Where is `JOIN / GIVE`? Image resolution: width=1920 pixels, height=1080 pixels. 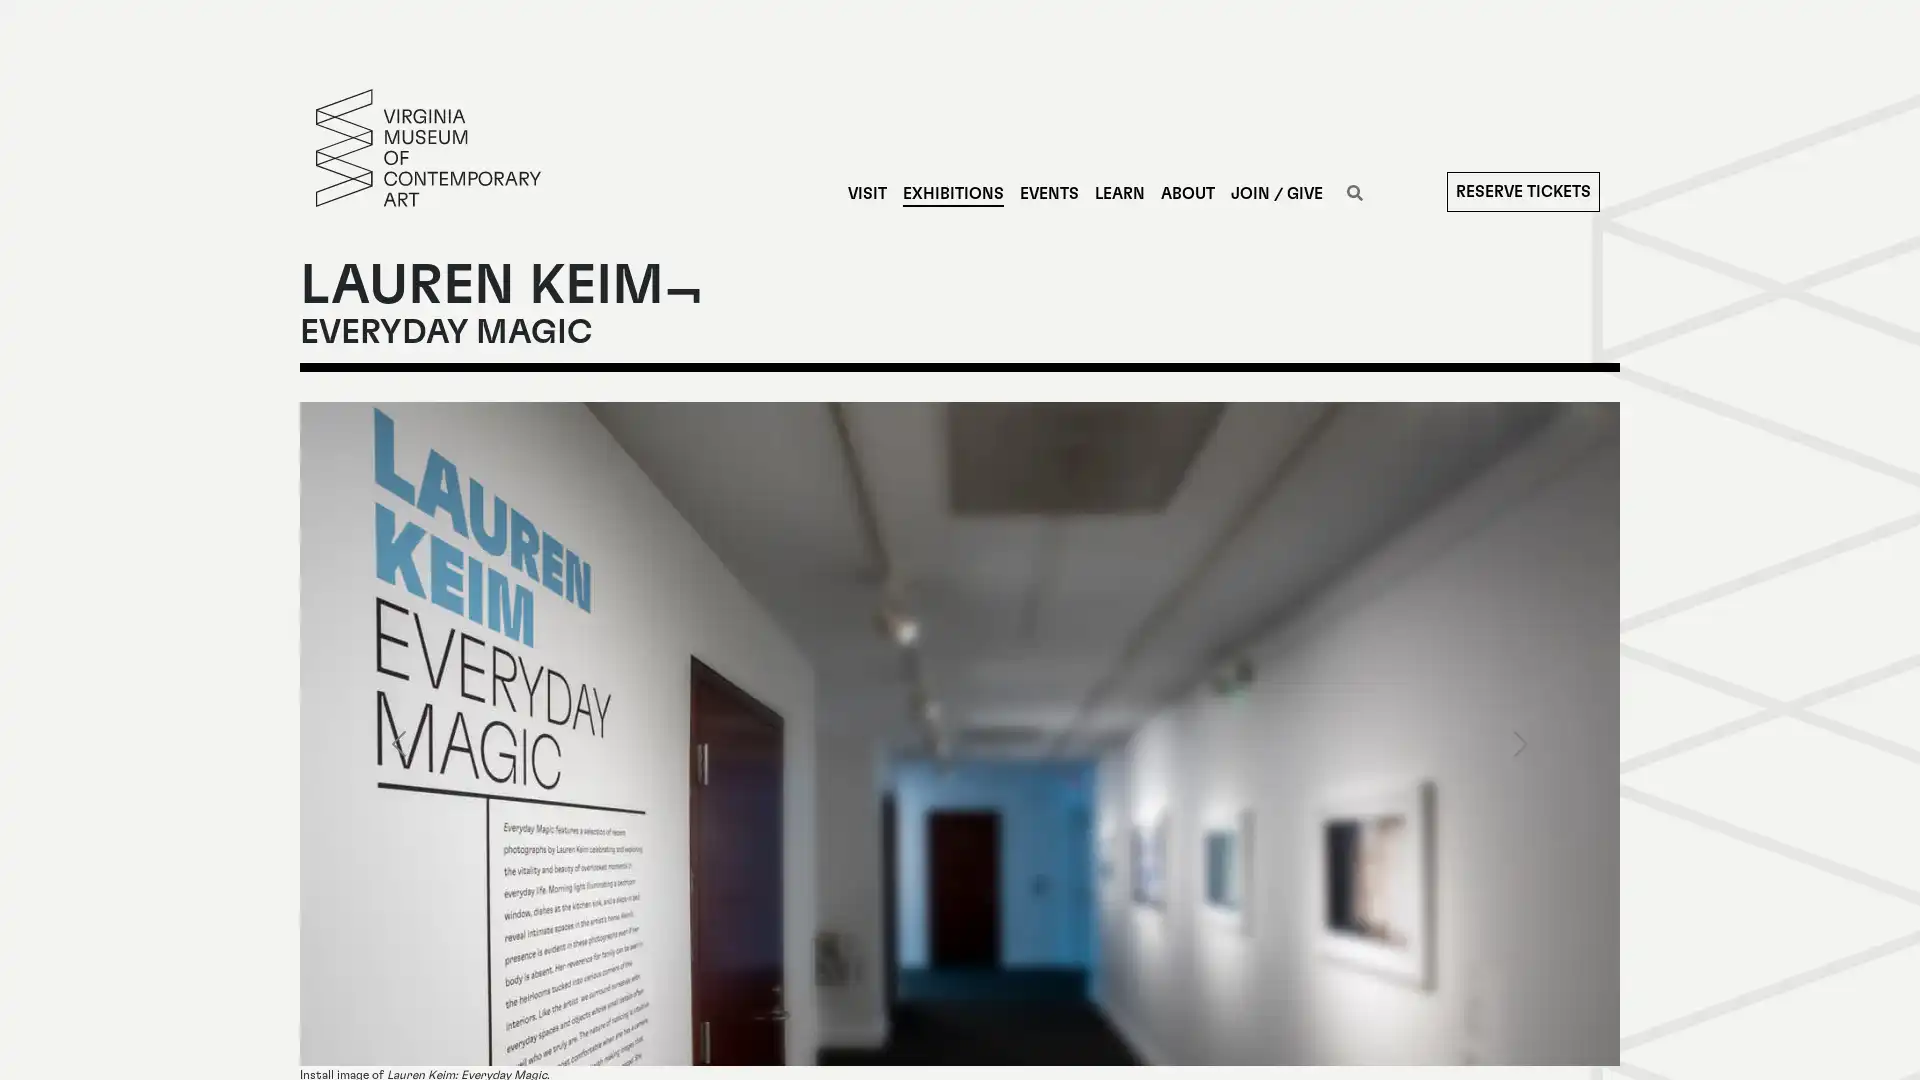
JOIN / GIVE is located at coordinates (1275, 193).